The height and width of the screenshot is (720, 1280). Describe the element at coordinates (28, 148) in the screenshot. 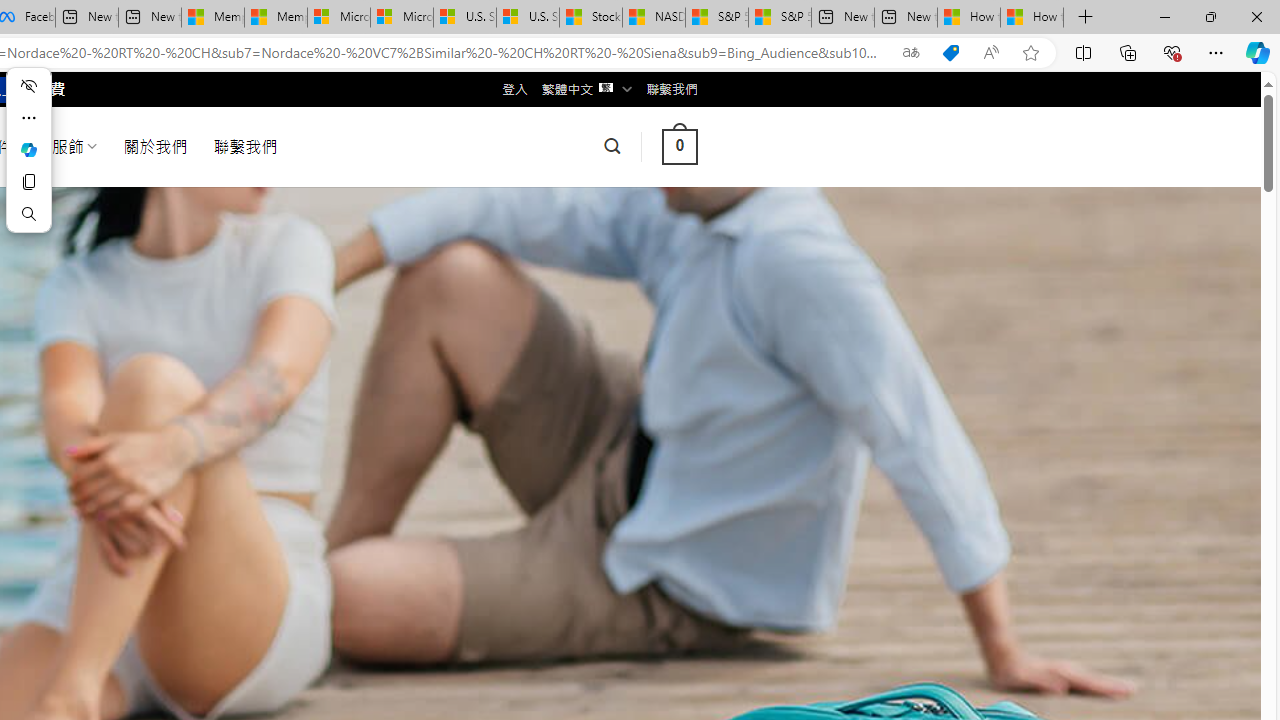

I see `'Mini menu on text selection'` at that location.